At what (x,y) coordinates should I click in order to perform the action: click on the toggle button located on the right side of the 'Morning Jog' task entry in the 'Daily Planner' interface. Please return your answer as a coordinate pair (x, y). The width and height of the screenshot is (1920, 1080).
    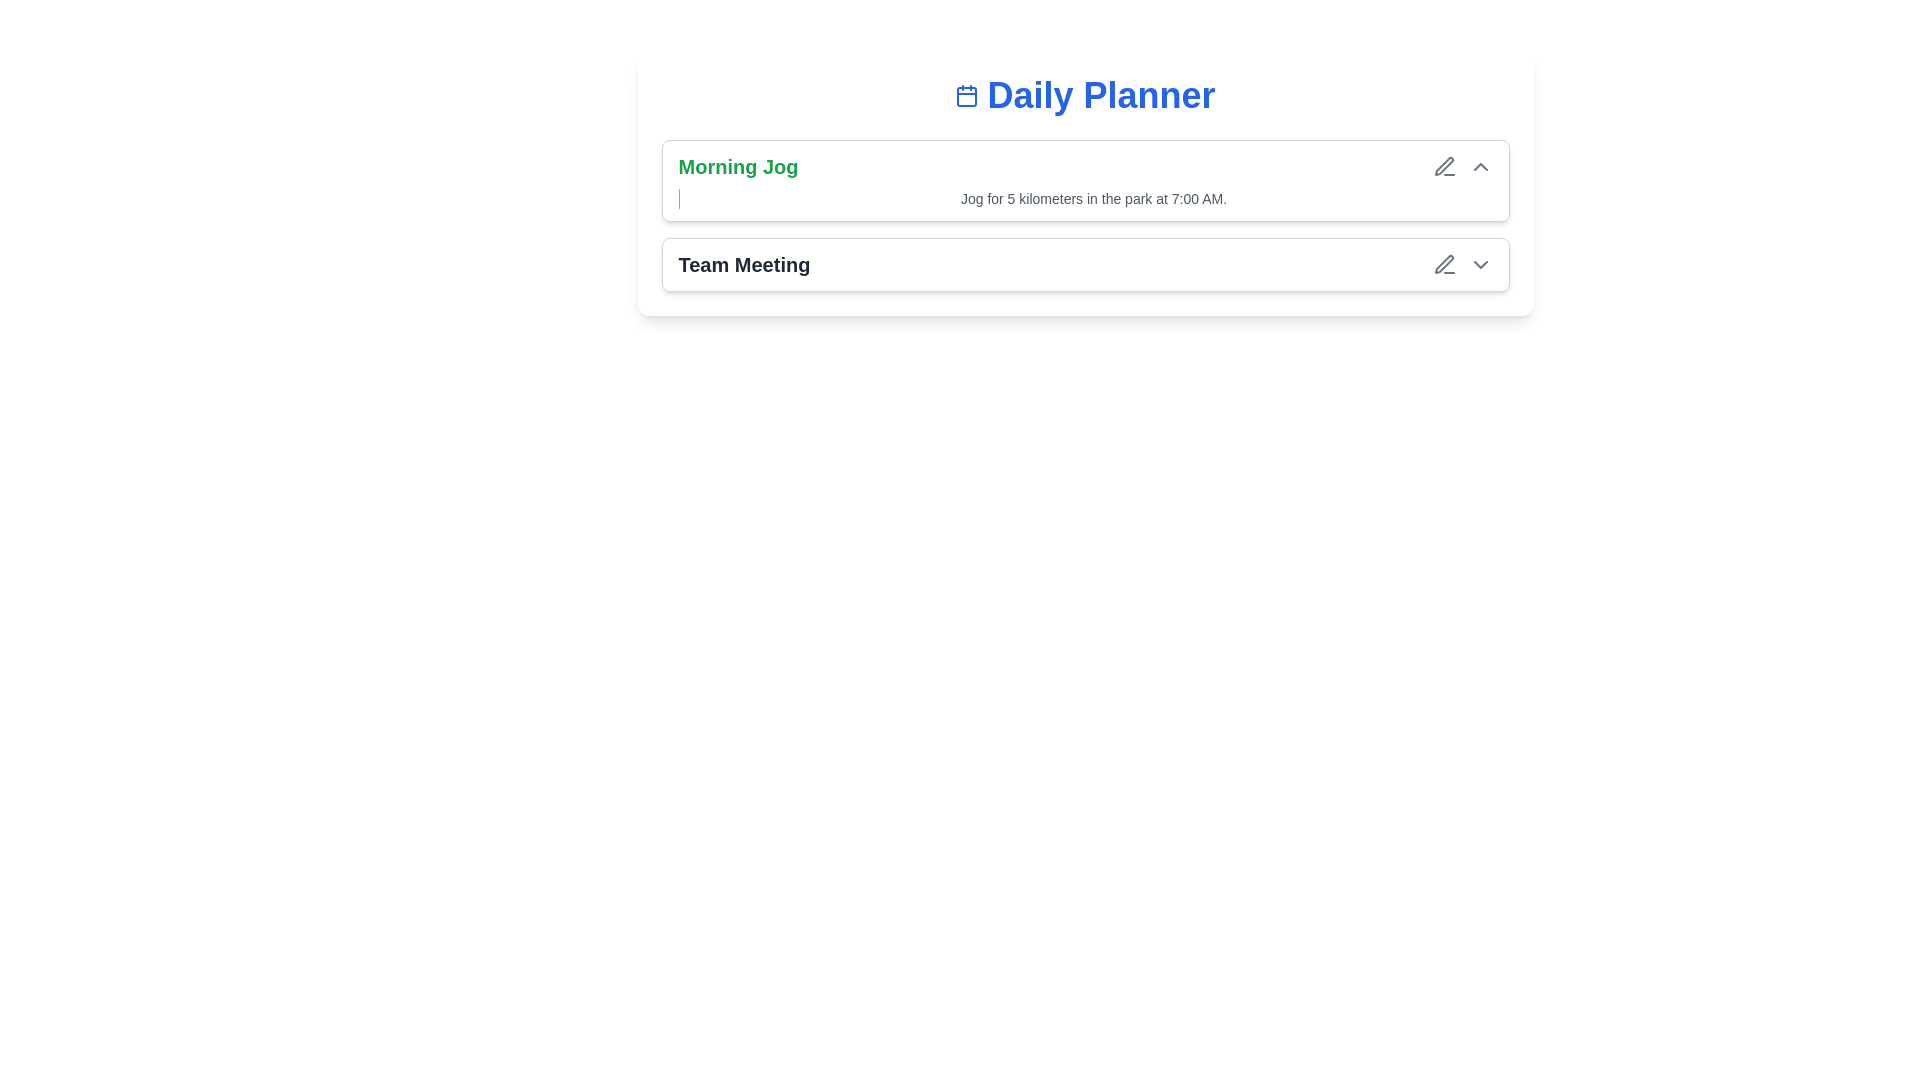
    Looking at the image, I should click on (1480, 165).